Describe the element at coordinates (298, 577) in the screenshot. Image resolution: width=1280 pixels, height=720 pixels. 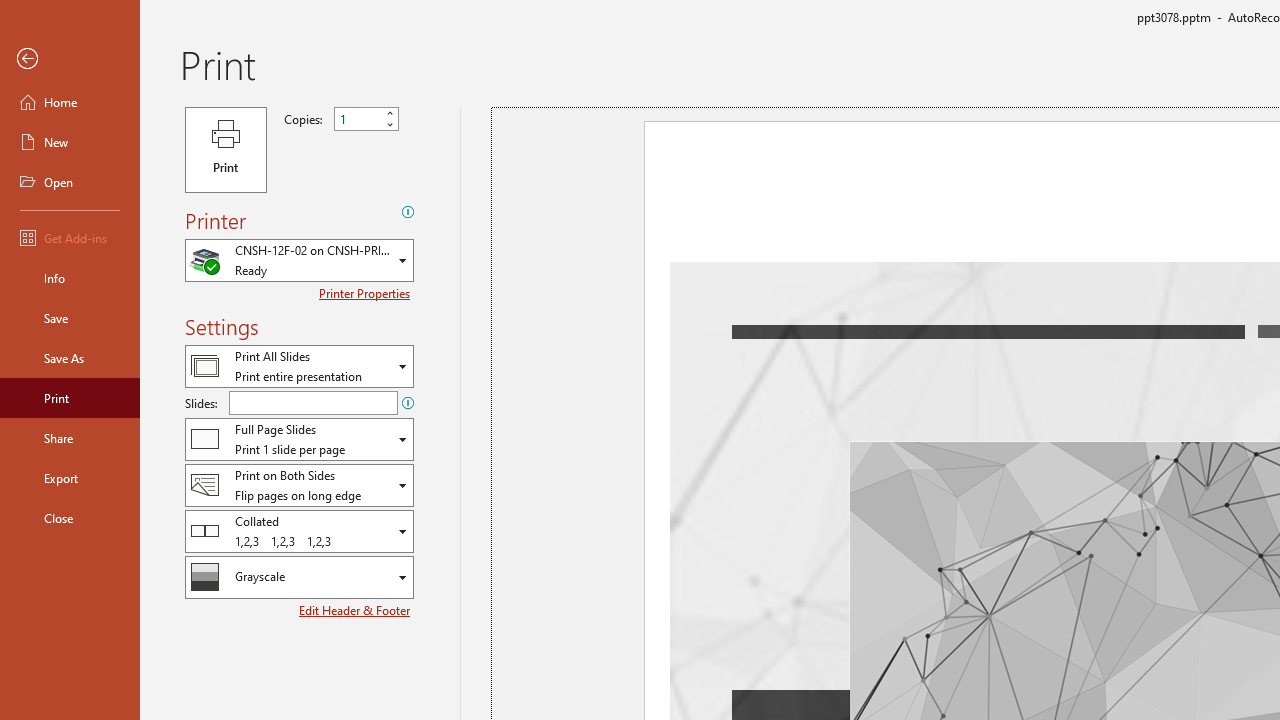
I see `'Color/Grayscale'` at that location.